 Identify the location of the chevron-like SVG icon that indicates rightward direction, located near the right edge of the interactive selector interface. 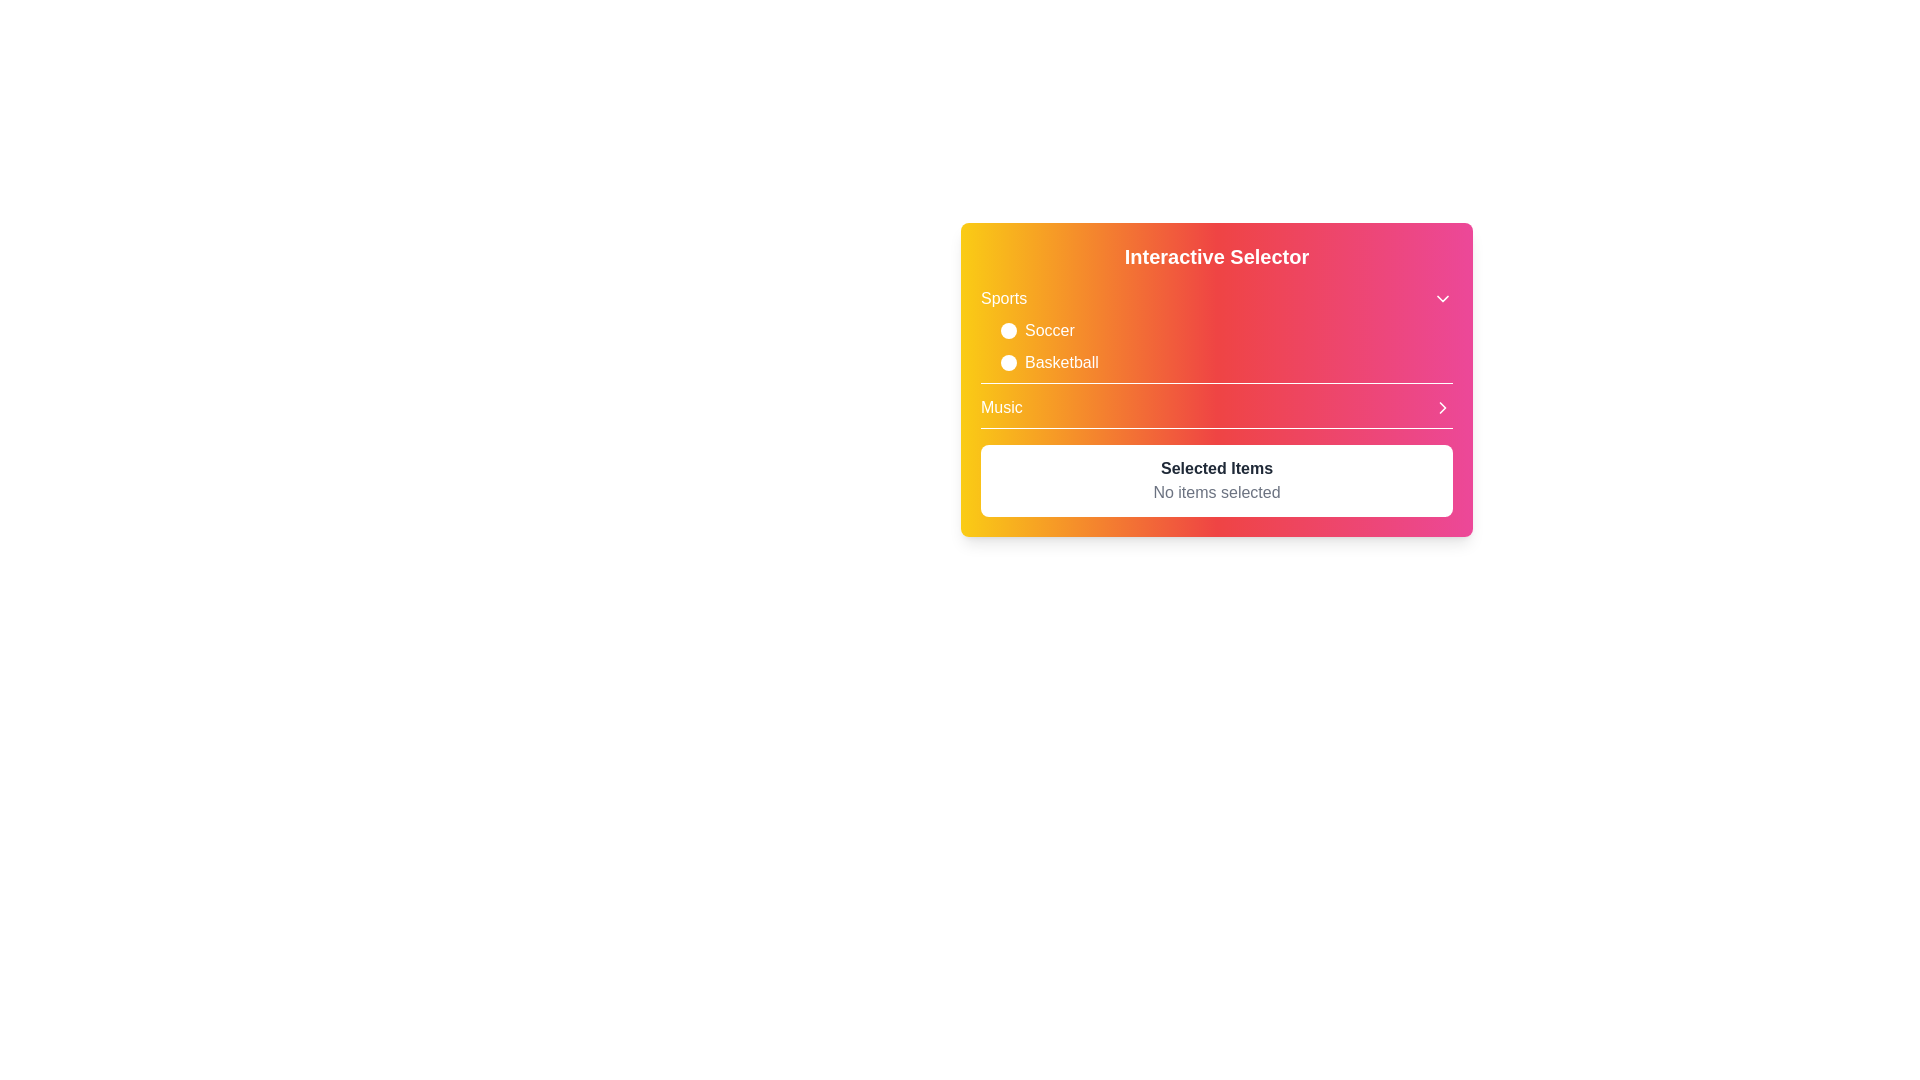
(1443, 407).